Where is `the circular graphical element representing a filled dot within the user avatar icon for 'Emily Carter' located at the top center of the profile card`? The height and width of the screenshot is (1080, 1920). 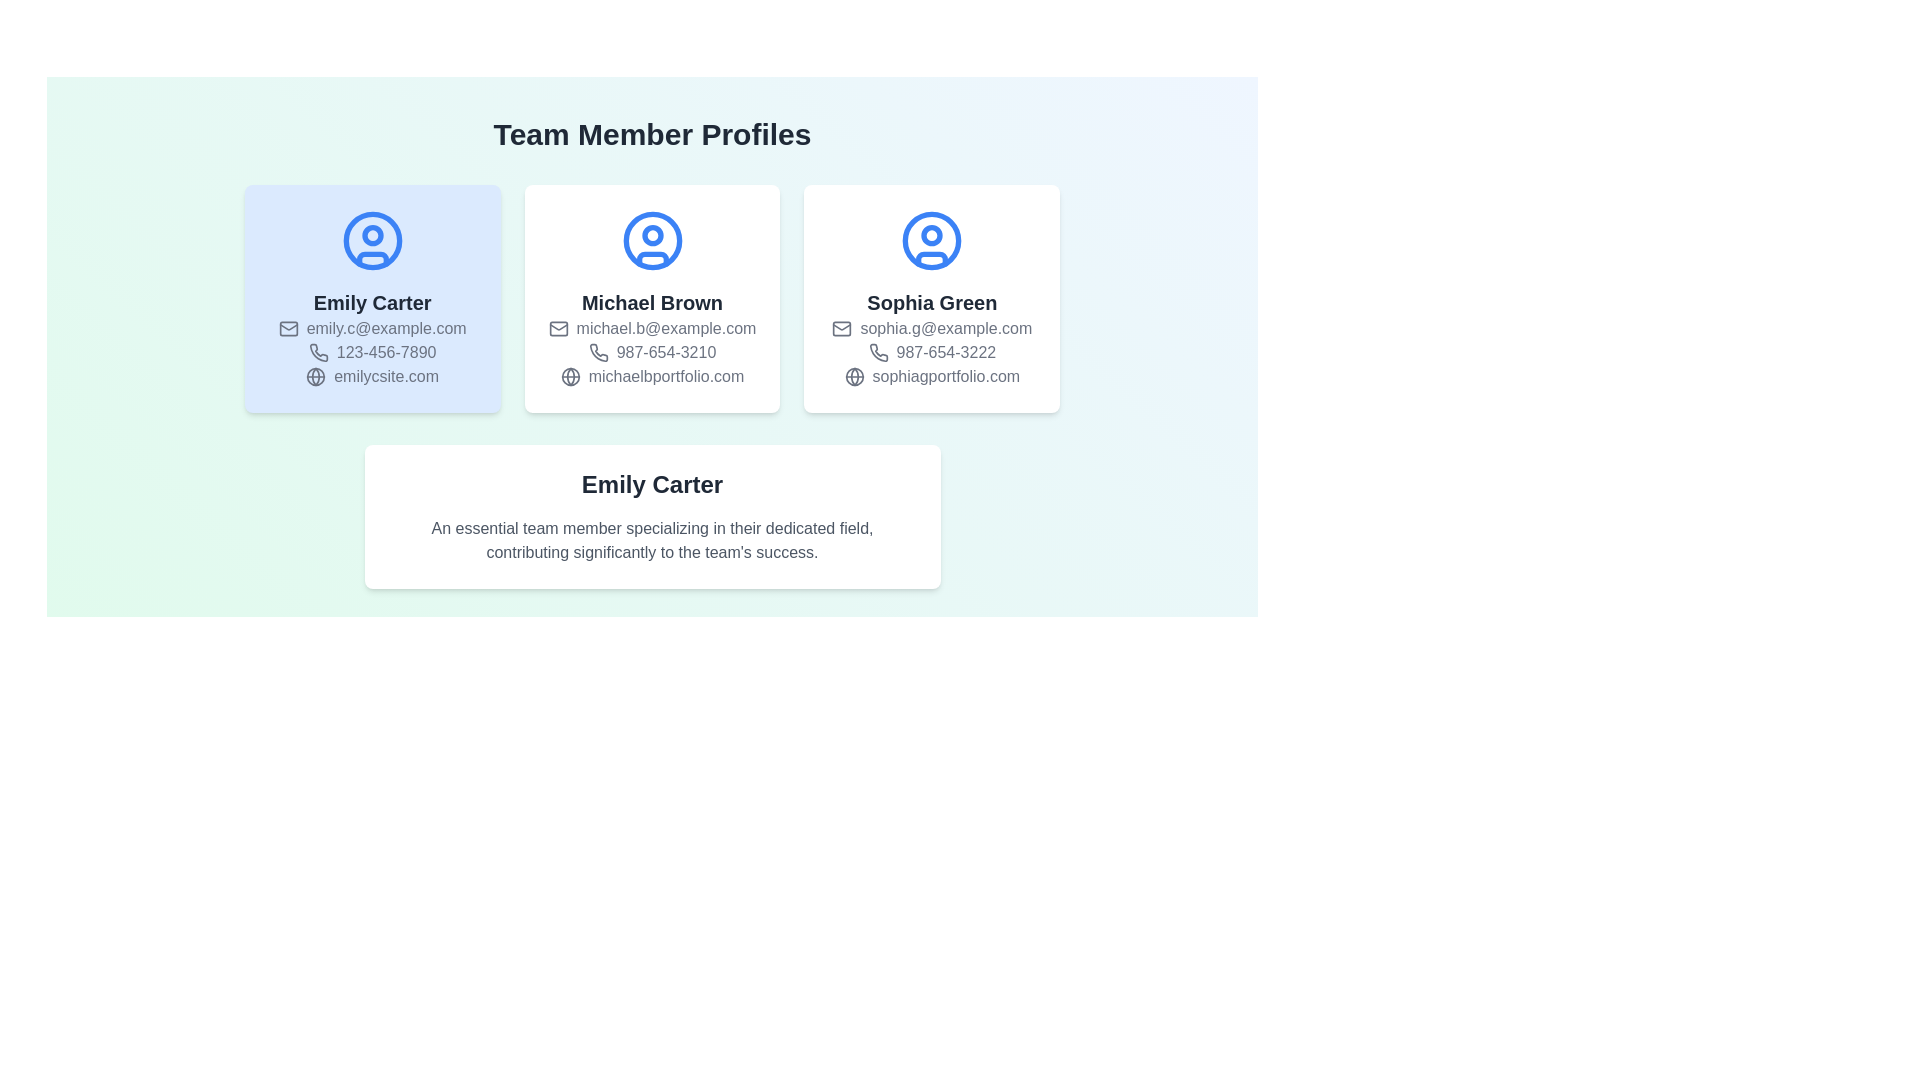 the circular graphical element representing a filled dot within the user avatar icon for 'Emily Carter' located at the top center of the profile card is located at coordinates (372, 234).